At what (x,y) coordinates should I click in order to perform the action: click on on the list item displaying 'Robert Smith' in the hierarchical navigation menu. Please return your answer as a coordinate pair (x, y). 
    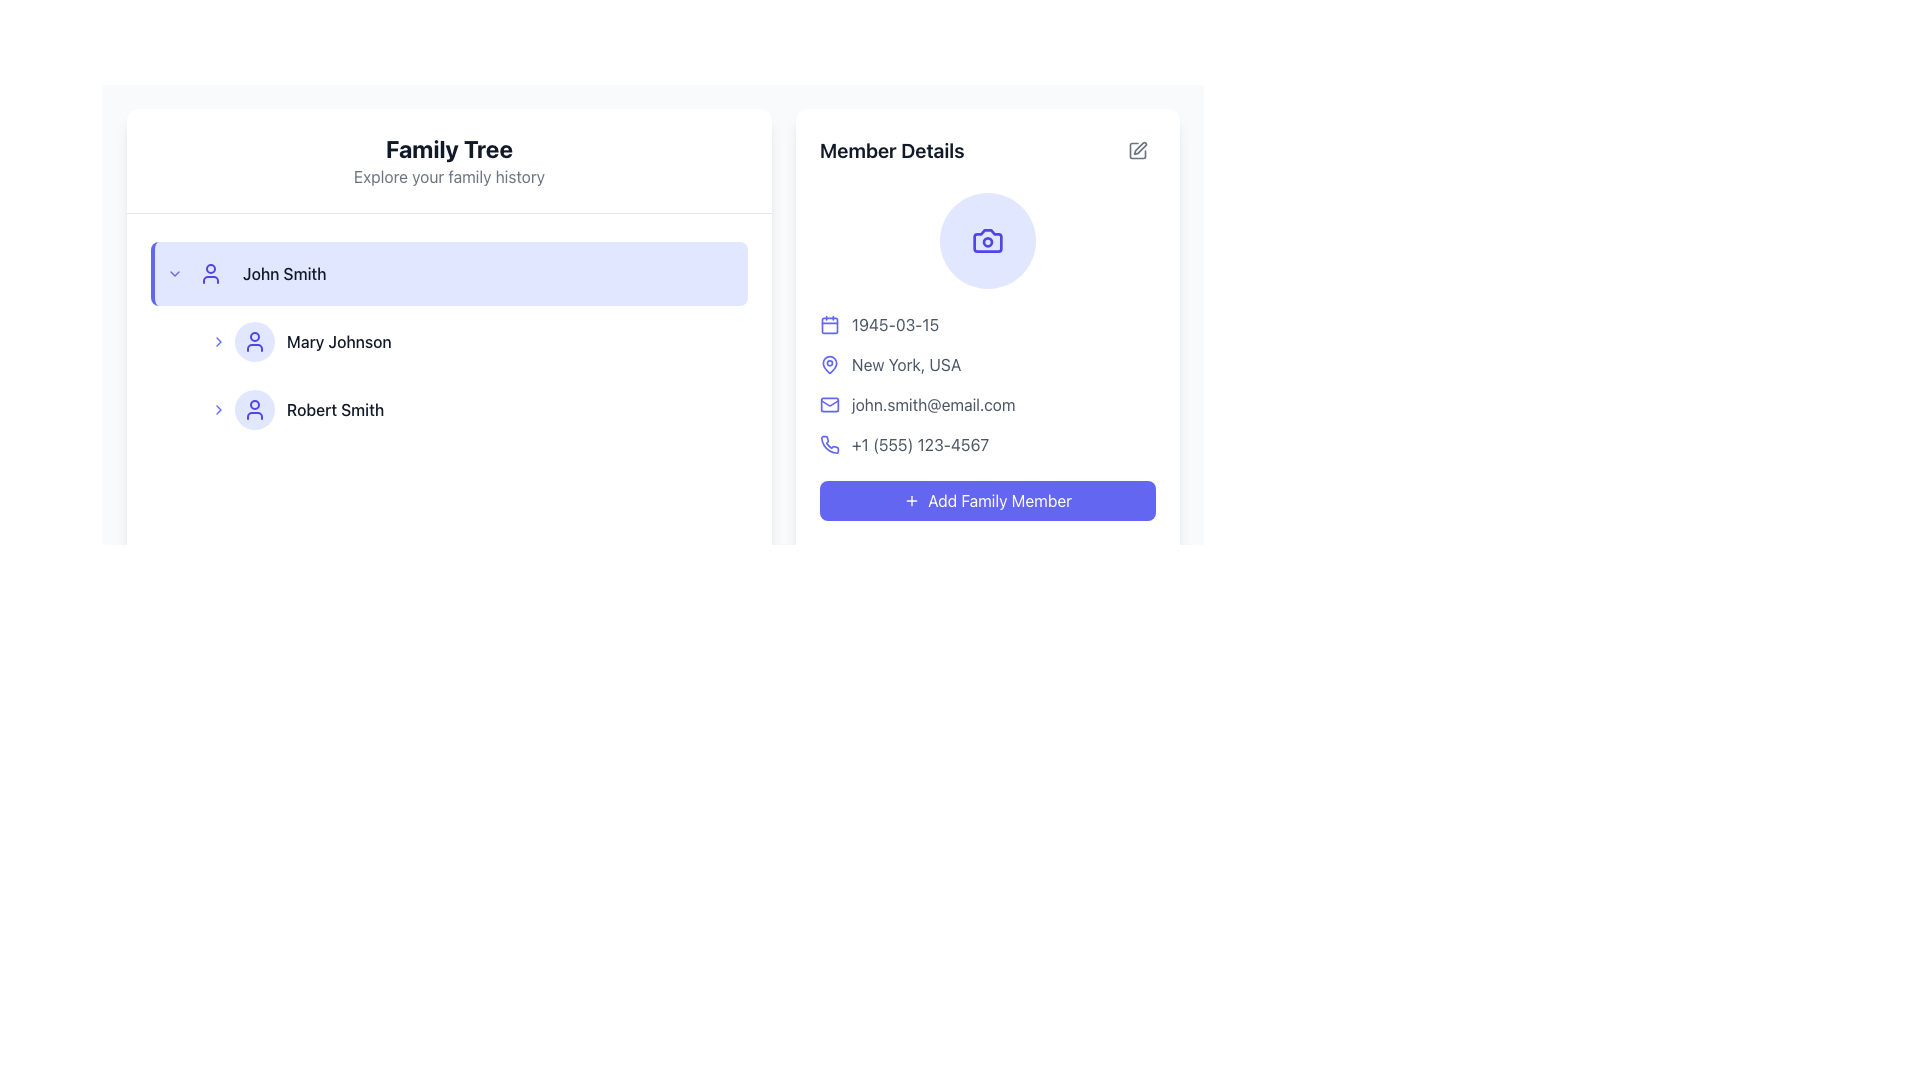
    Looking at the image, I should click on (472, 408).